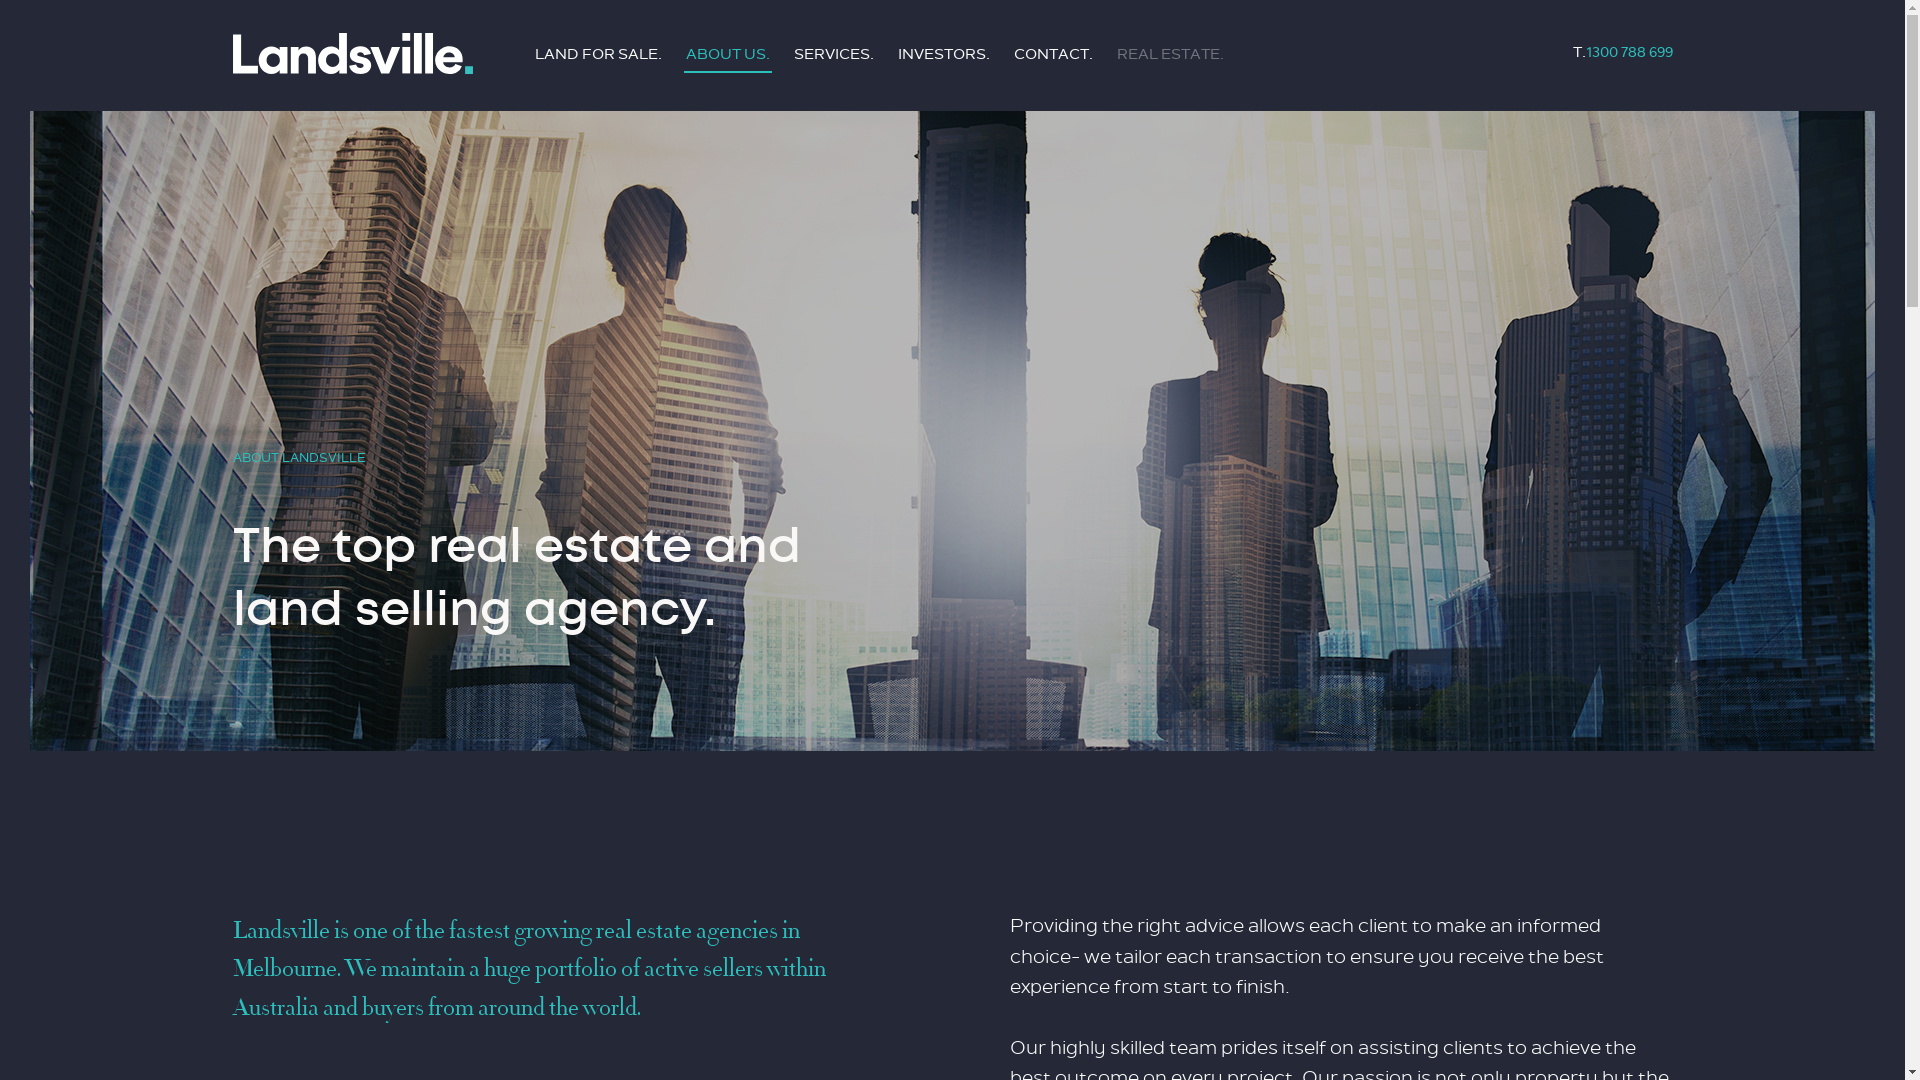 The height and width of the screenshot is (1080, 1920). What do you see at coordinates (943, 53) in the screenshot?
I see `'INVESTORS.'` at bounding box center [943, 53].